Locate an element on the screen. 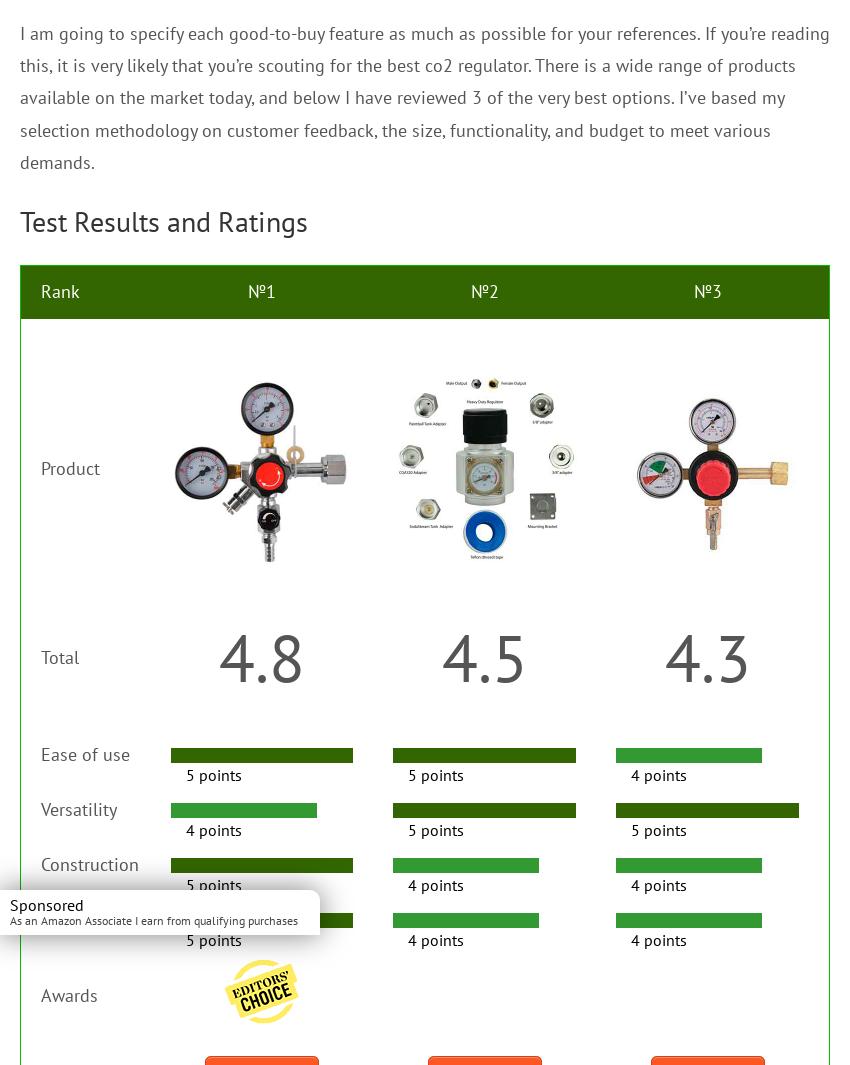 Image resolution: width=850 pixels, height=1065 pixels. '№3' is located at coordinates (706, 290).